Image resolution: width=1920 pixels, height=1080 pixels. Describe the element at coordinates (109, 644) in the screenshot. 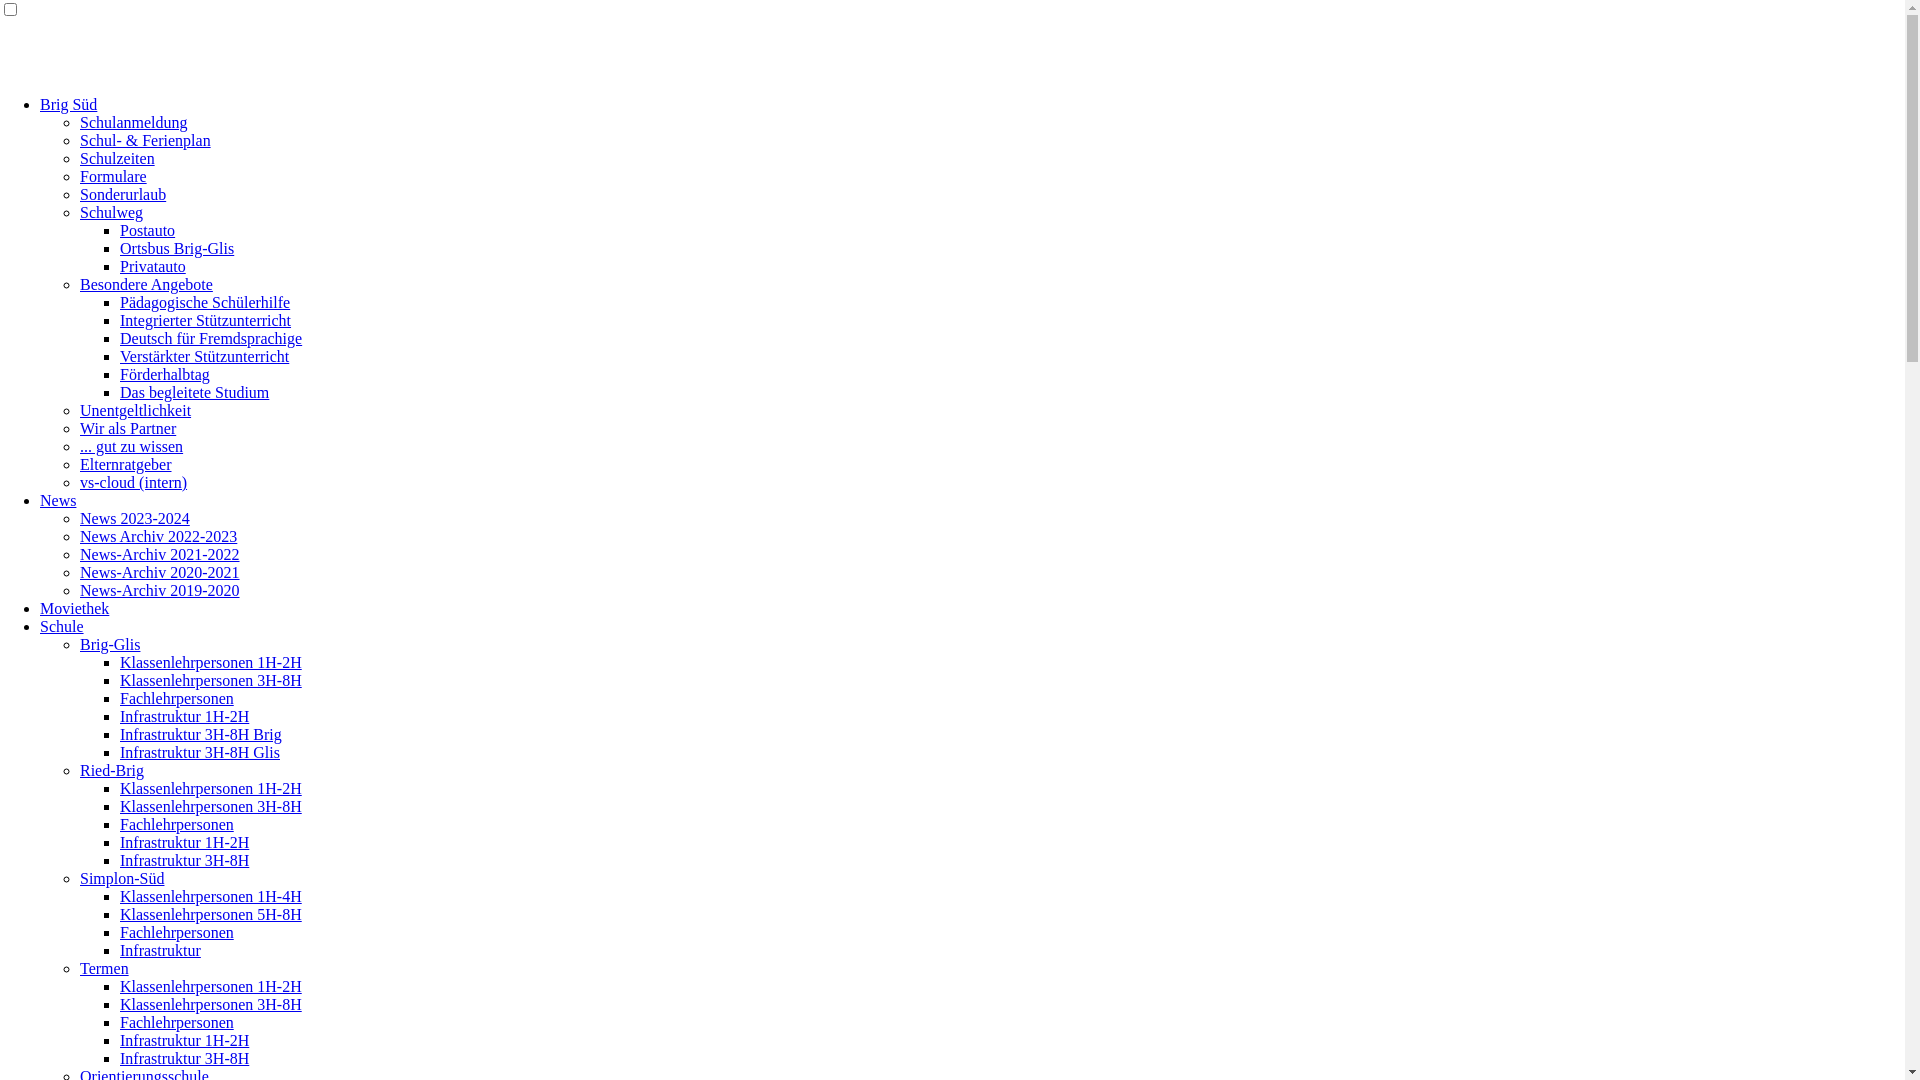

I see `'Brig-Glis'` at that location.